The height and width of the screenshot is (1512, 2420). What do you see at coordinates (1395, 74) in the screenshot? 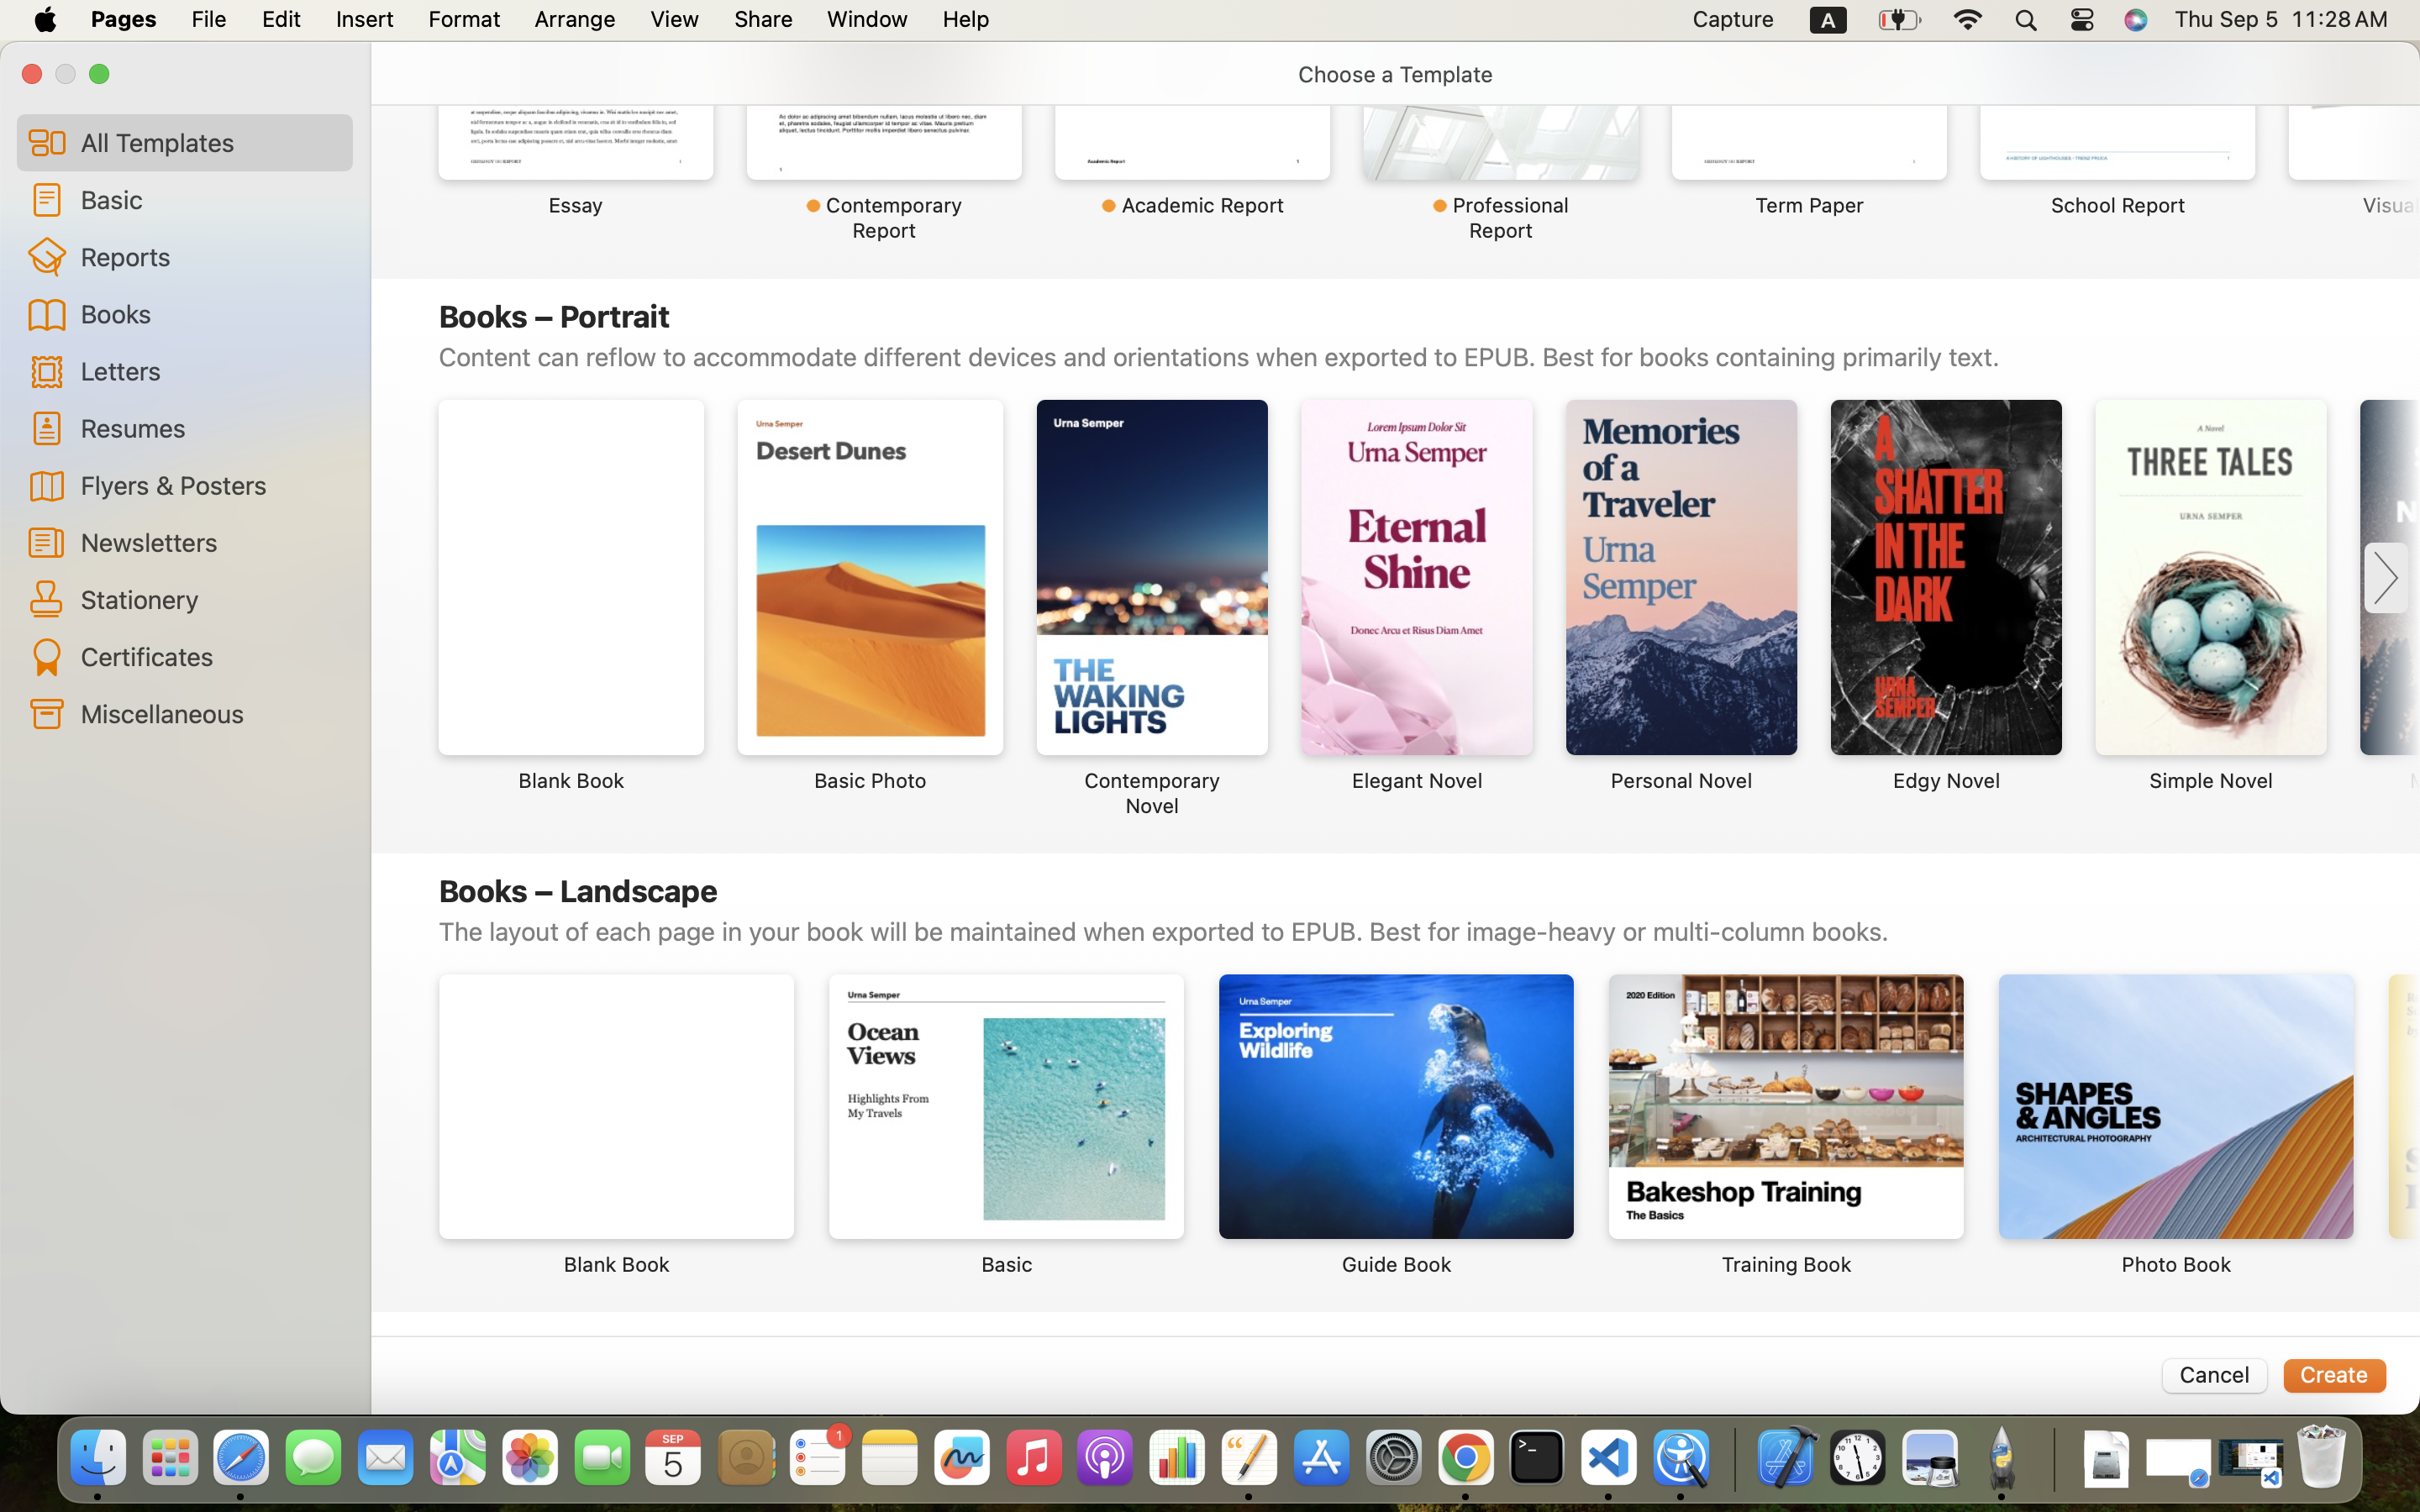
I see `'Choose a Template'` at bounding box center [1395, 74].